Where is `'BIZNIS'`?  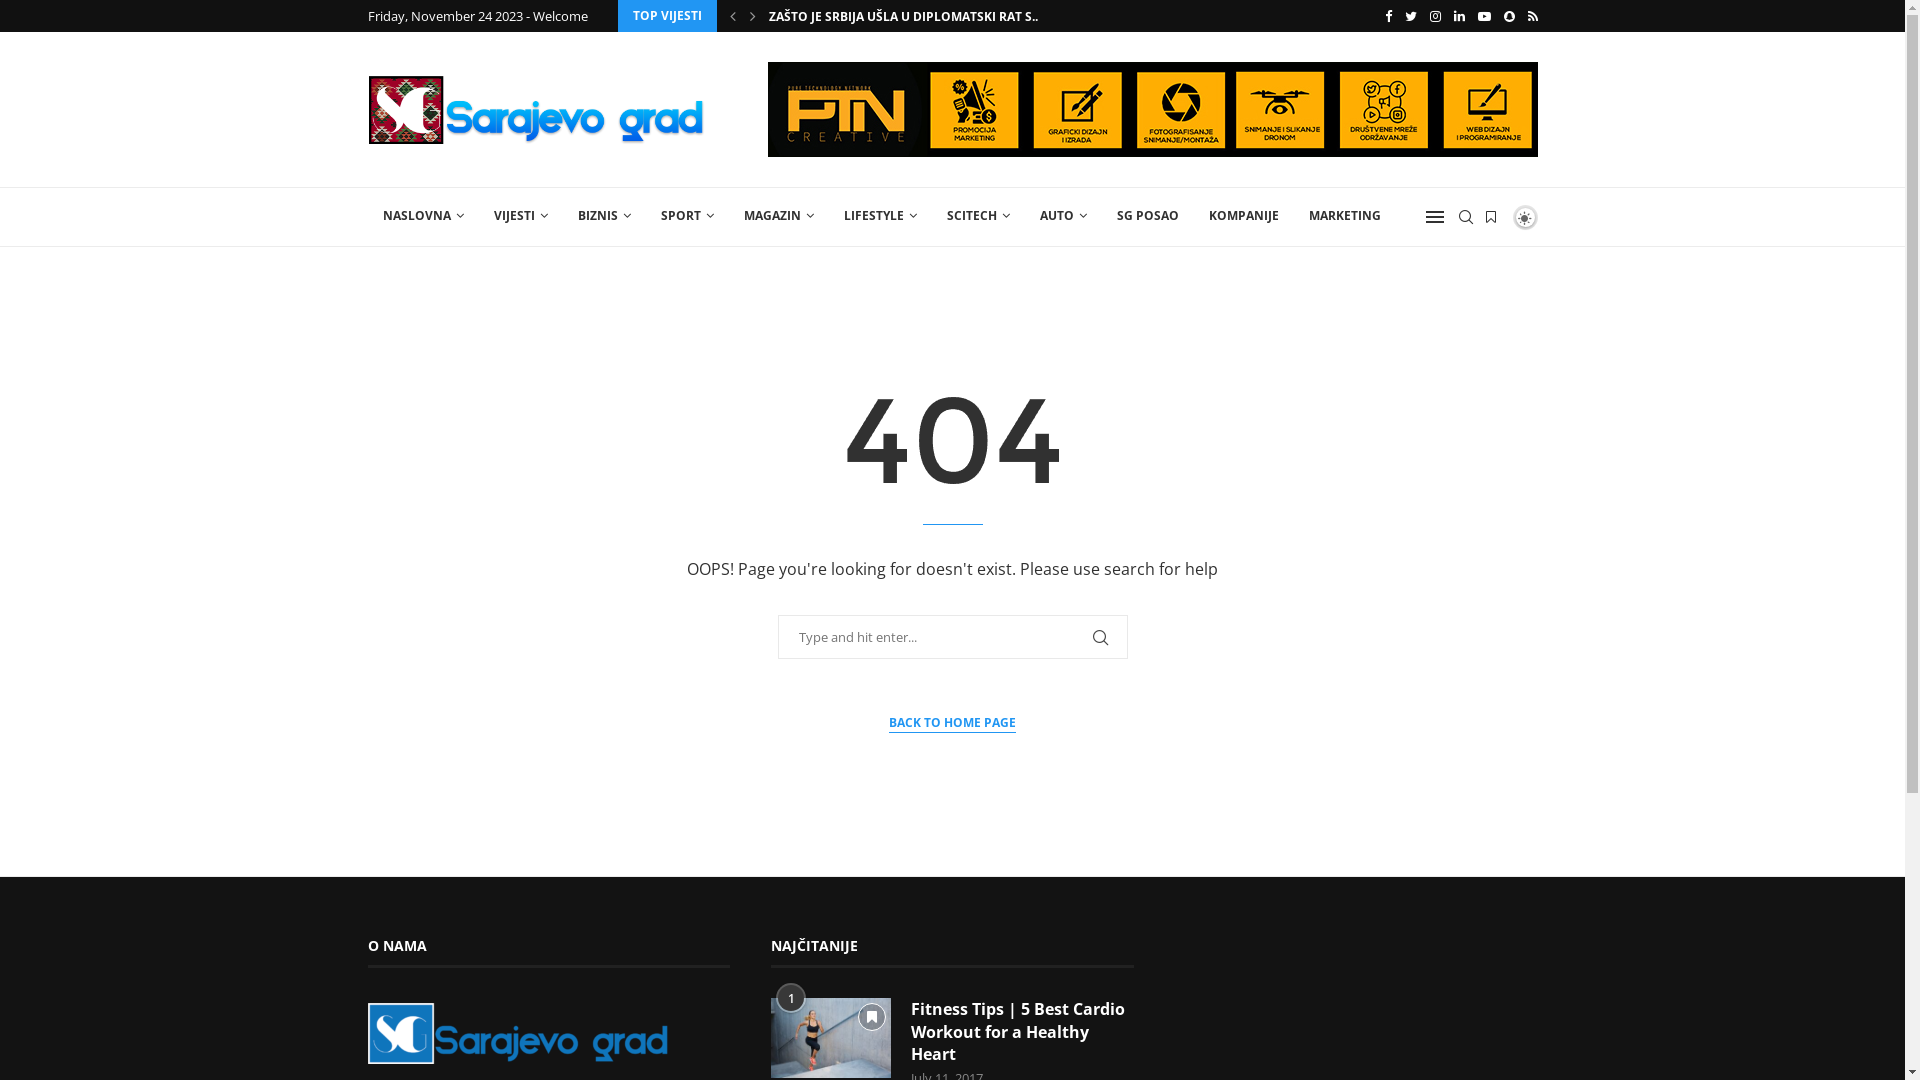 'BIZNIS' is located at coordinates (602, 216).